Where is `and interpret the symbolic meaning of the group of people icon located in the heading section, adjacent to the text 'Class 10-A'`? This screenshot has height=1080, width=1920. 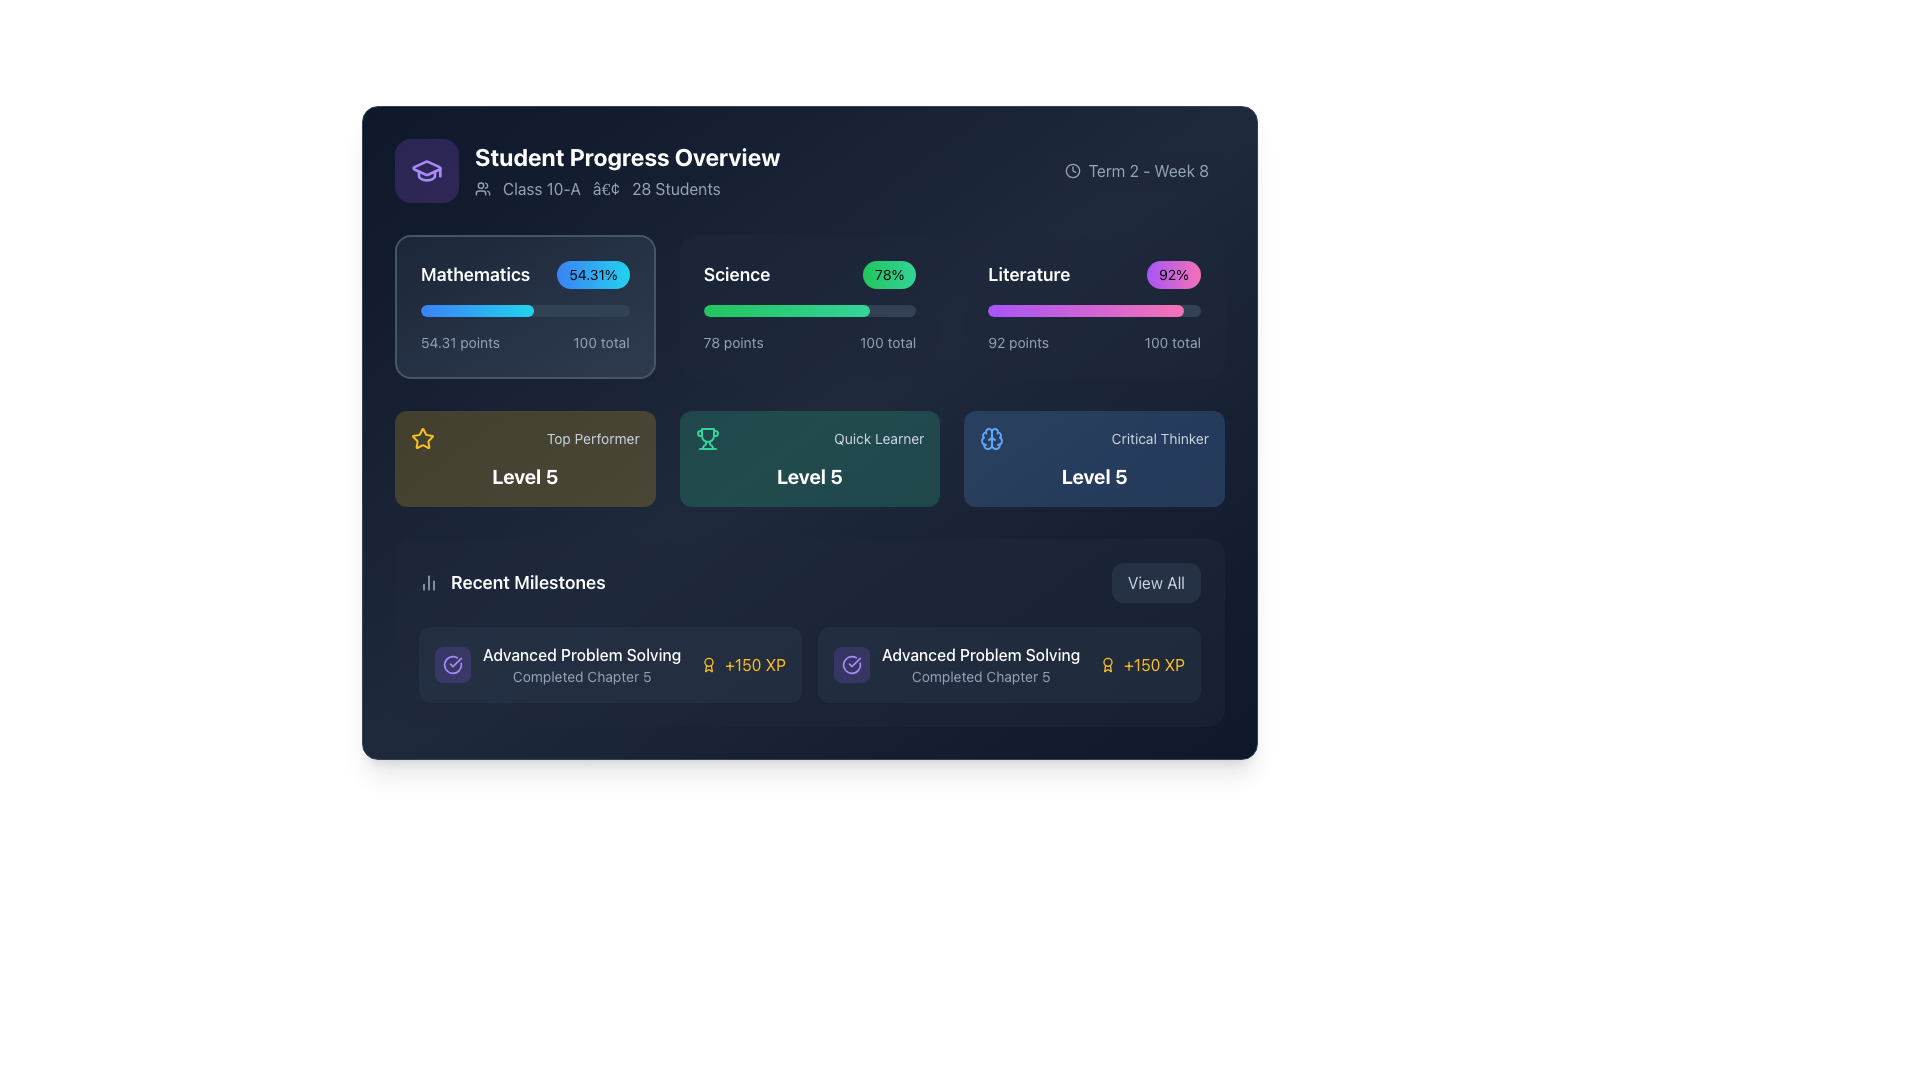 and interpret the symbolic meaning of the group of people icon located in the heading section, adjacent to the text 'Class 10-A' is located at coordinates (483, 189).